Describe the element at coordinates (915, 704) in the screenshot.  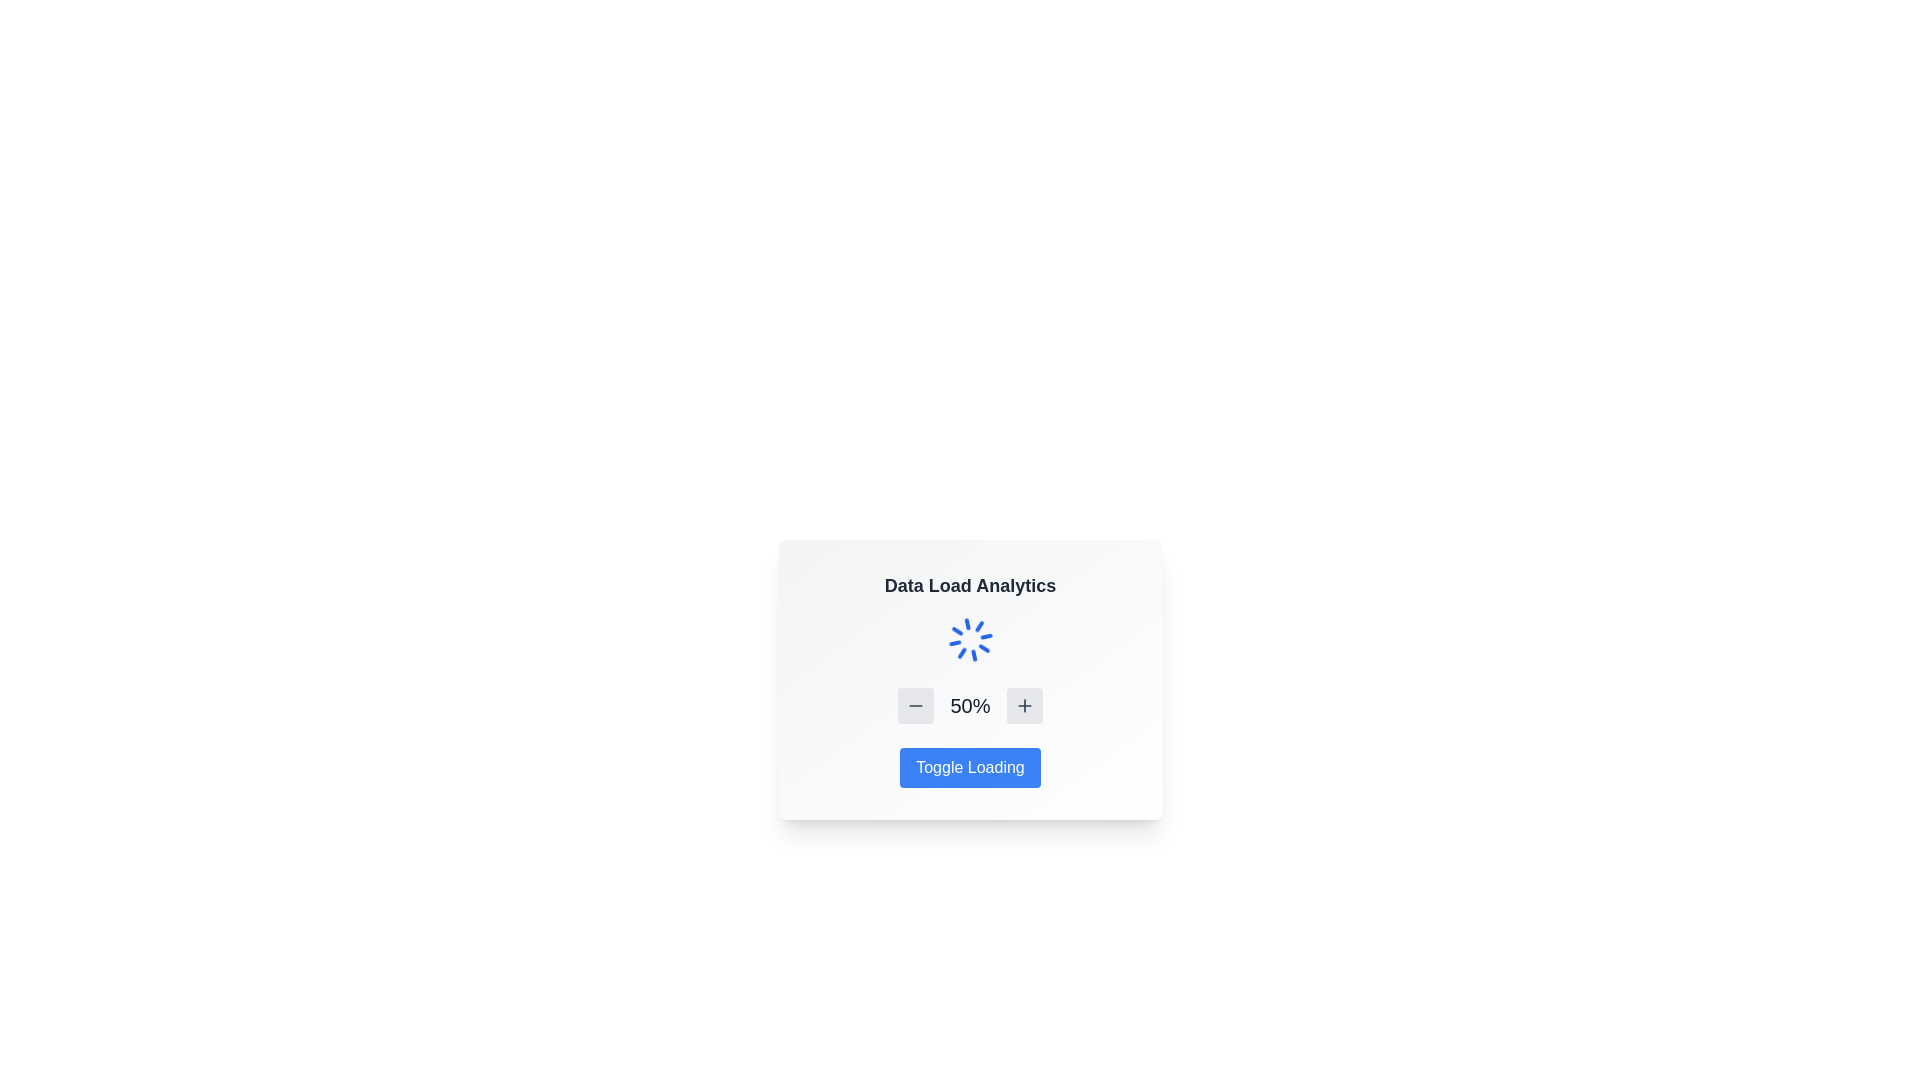
I see `the decrement button` at that location.